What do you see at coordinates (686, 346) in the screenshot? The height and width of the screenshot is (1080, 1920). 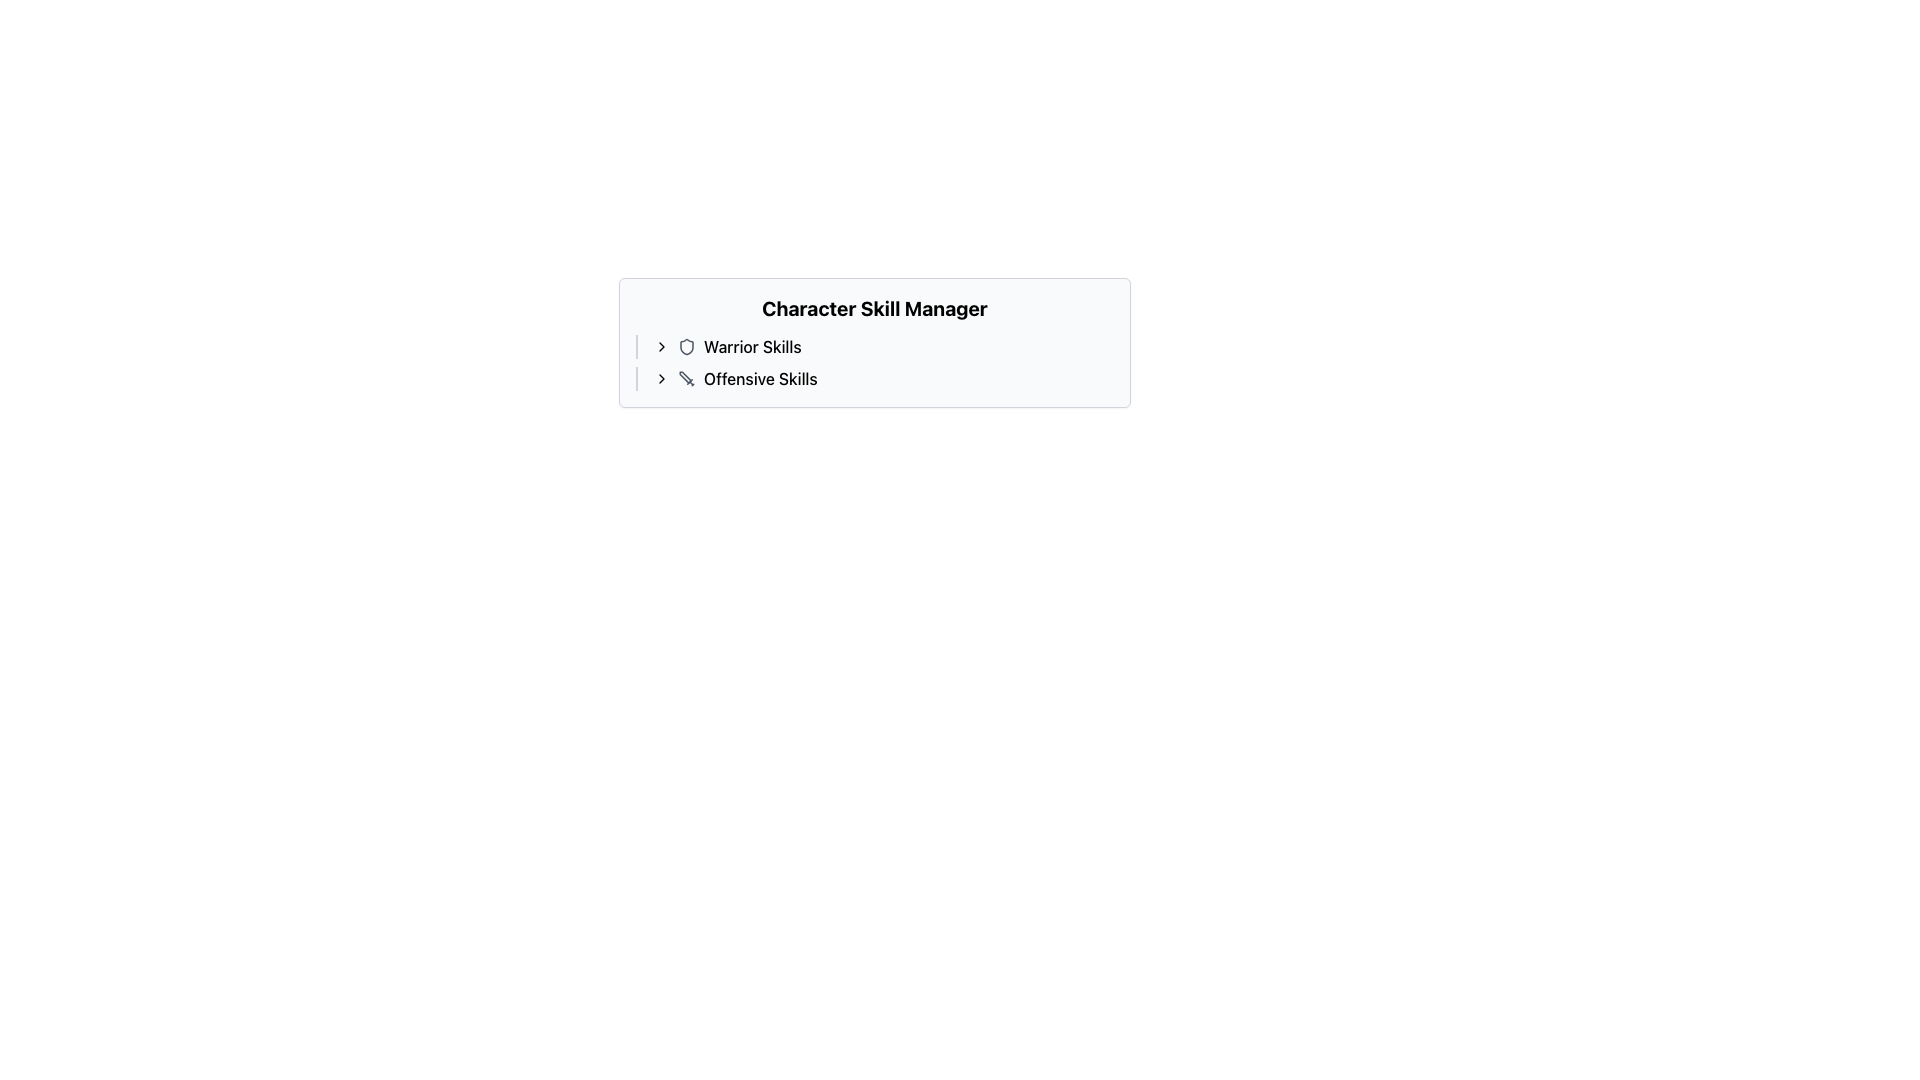 I see `the graphical shield icon representing 'Warrior Skills' in the 'Character Skill Manager' interface, located next to the text 'Warrior Skills'` at bounding box center [686, 346].